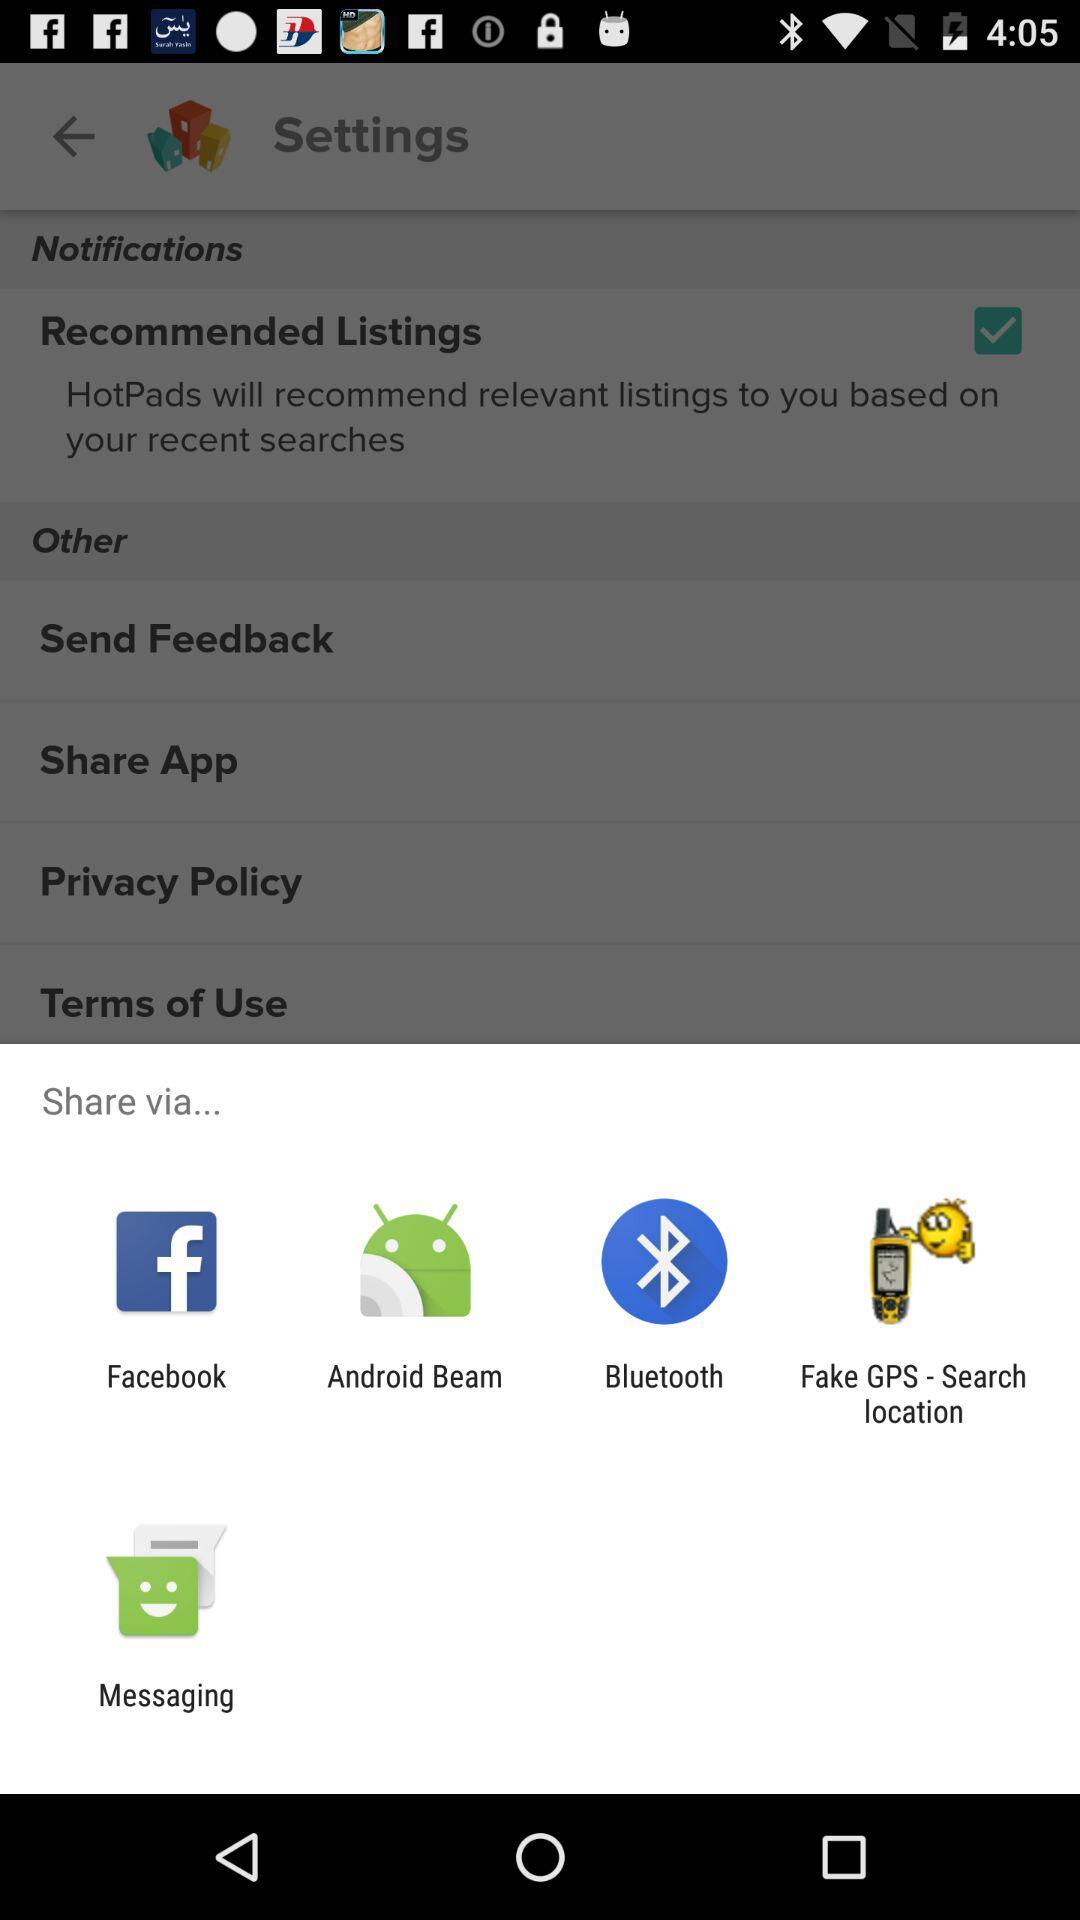 This screenshot has width=1080, height=1920. What do you see at coordinates (165, 1392) in the screenshot?
I see `the item next to the android beam icon` at bounding box center [165, 1392].